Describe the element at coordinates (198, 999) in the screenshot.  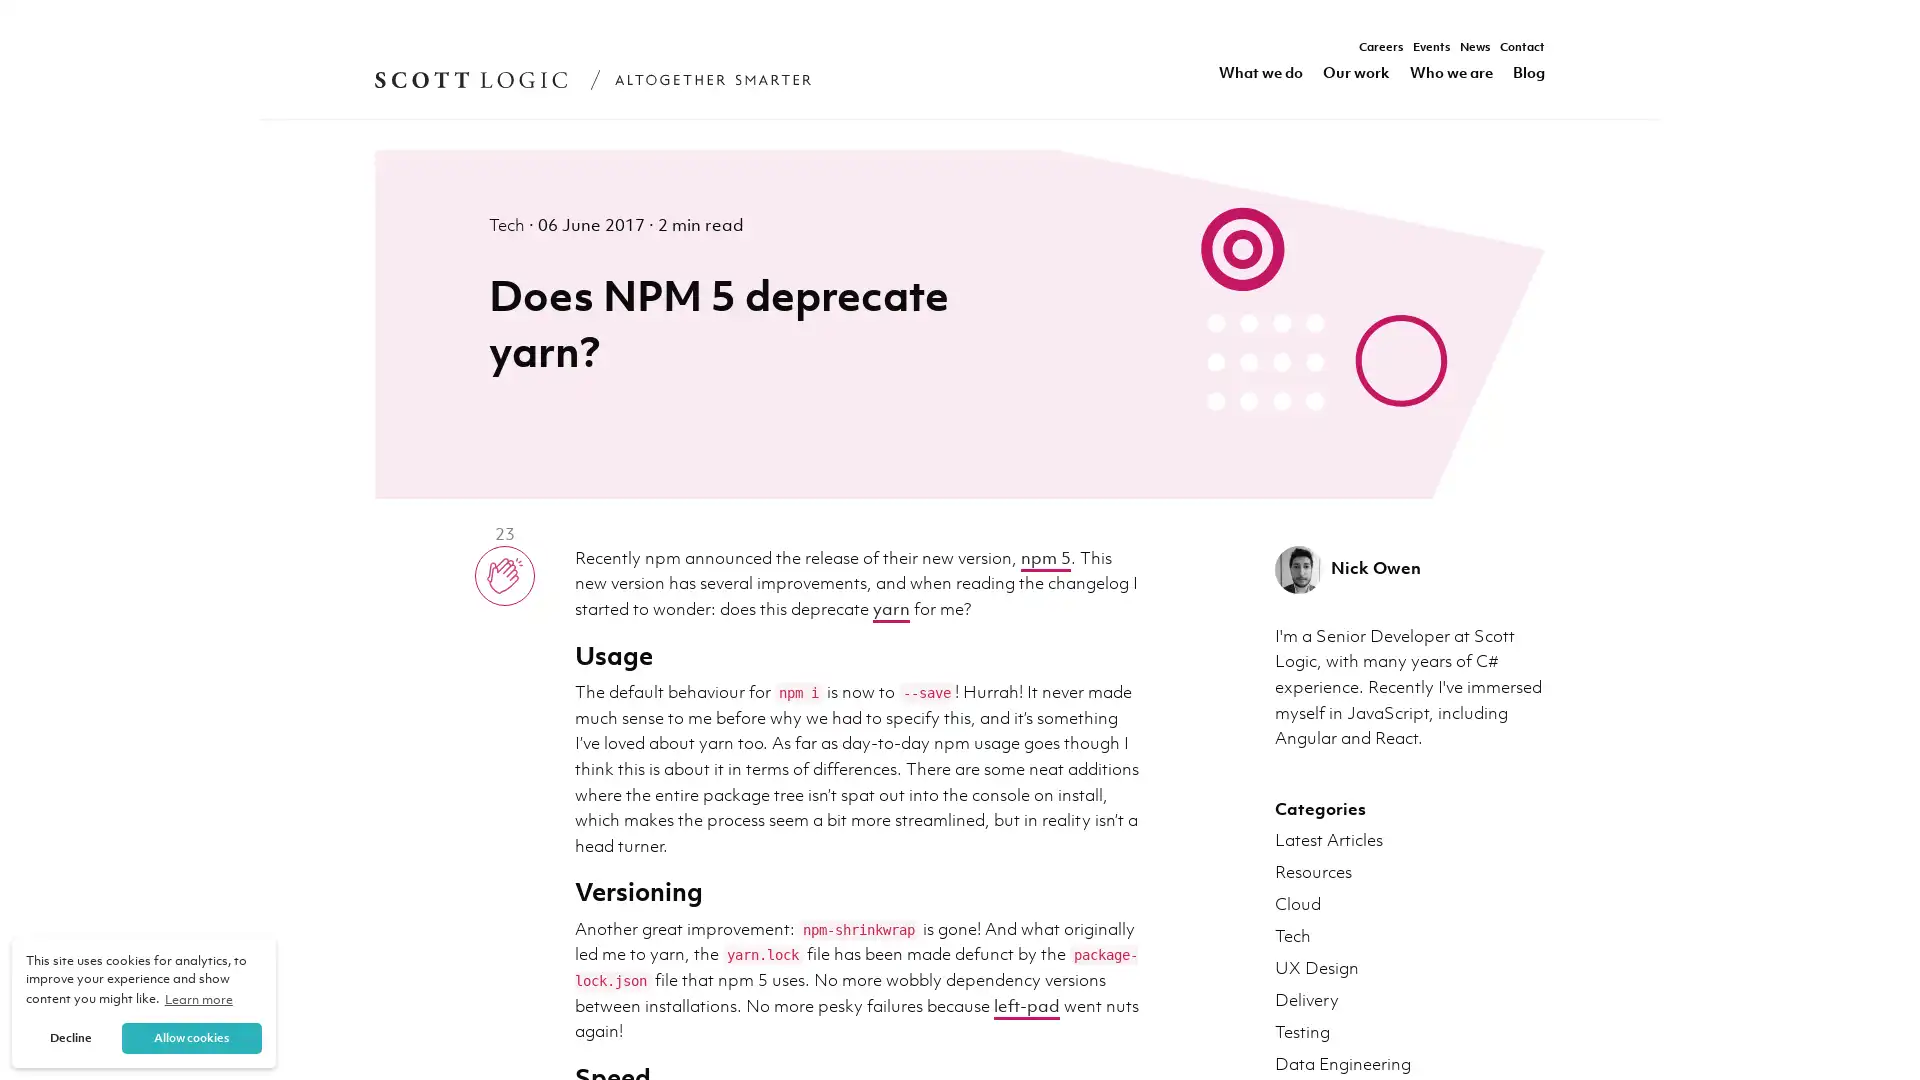
I see `learn more about cookies` at that location.